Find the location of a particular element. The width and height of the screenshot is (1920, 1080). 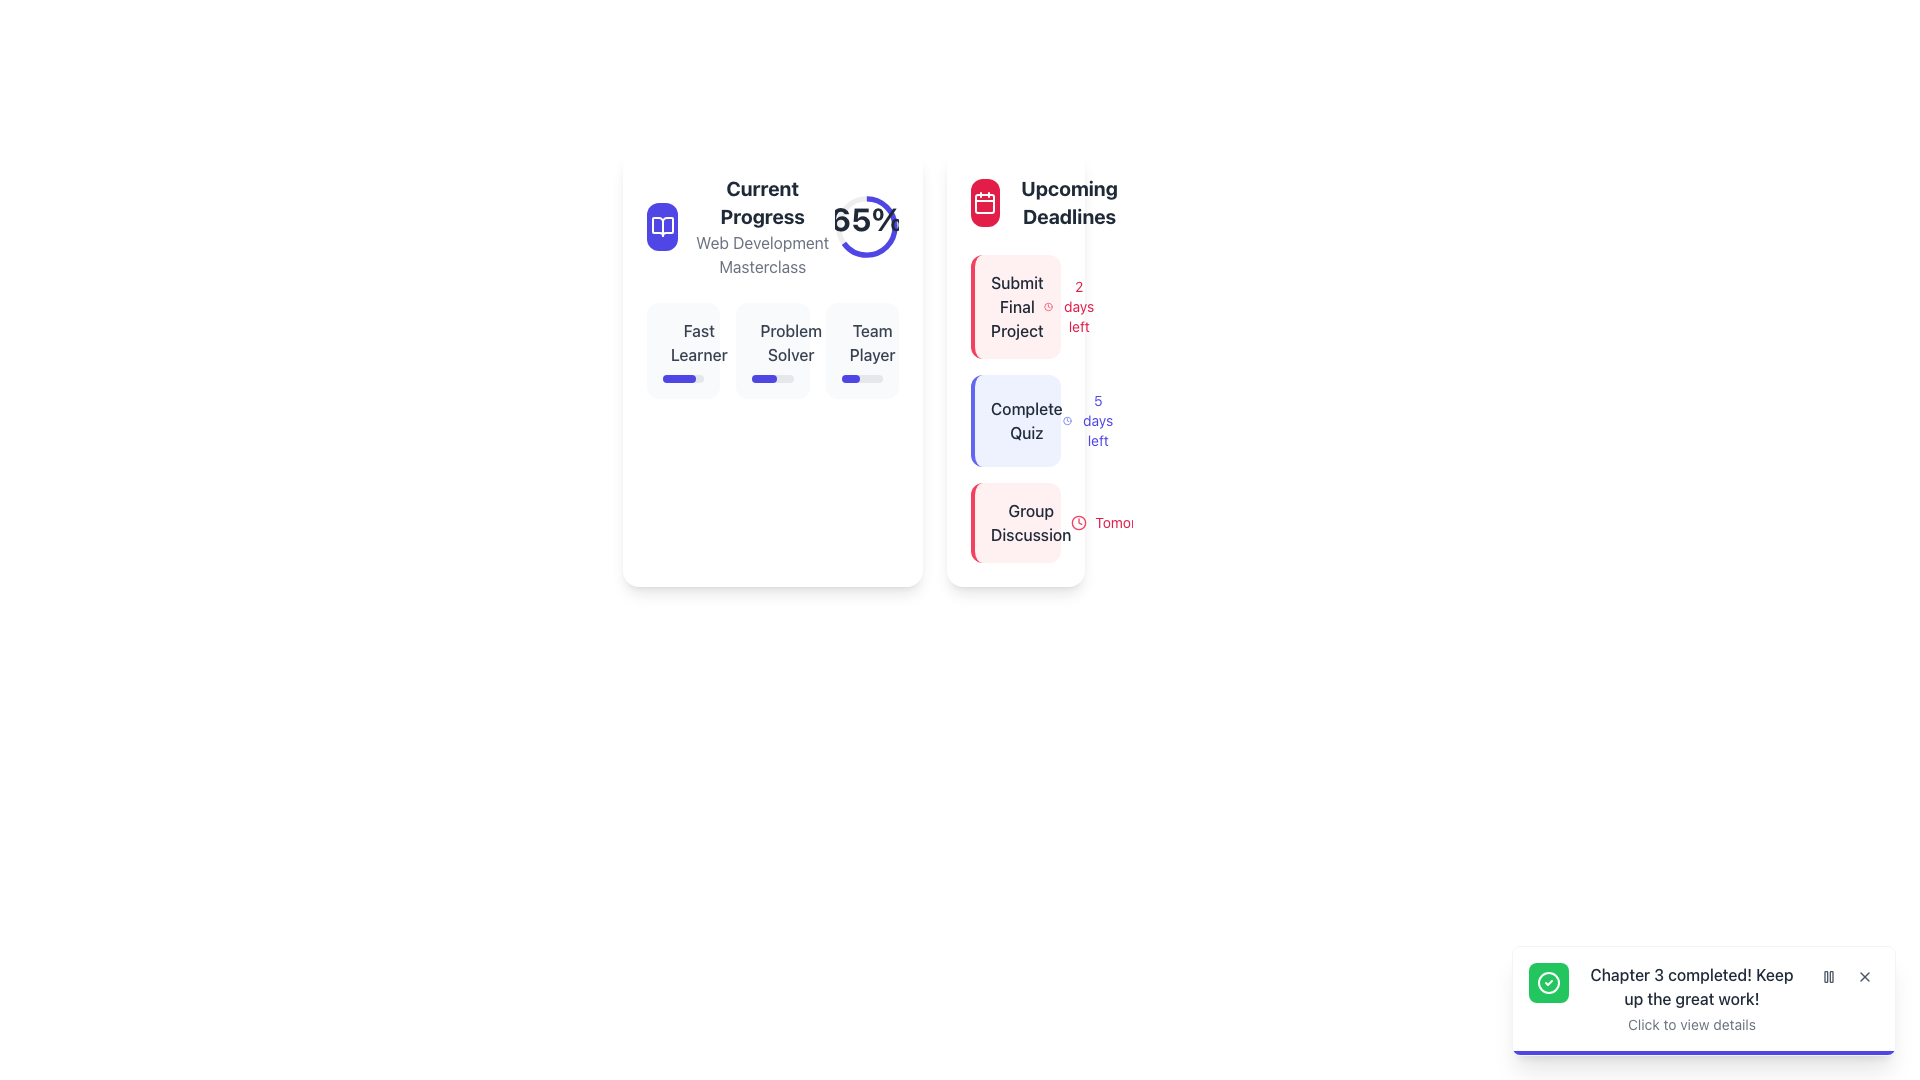

the clock icon representing time, located in the 'Upcoming Deadlines' section, adjacent to the text '2 days left' is located at coordinates (1047, 307).